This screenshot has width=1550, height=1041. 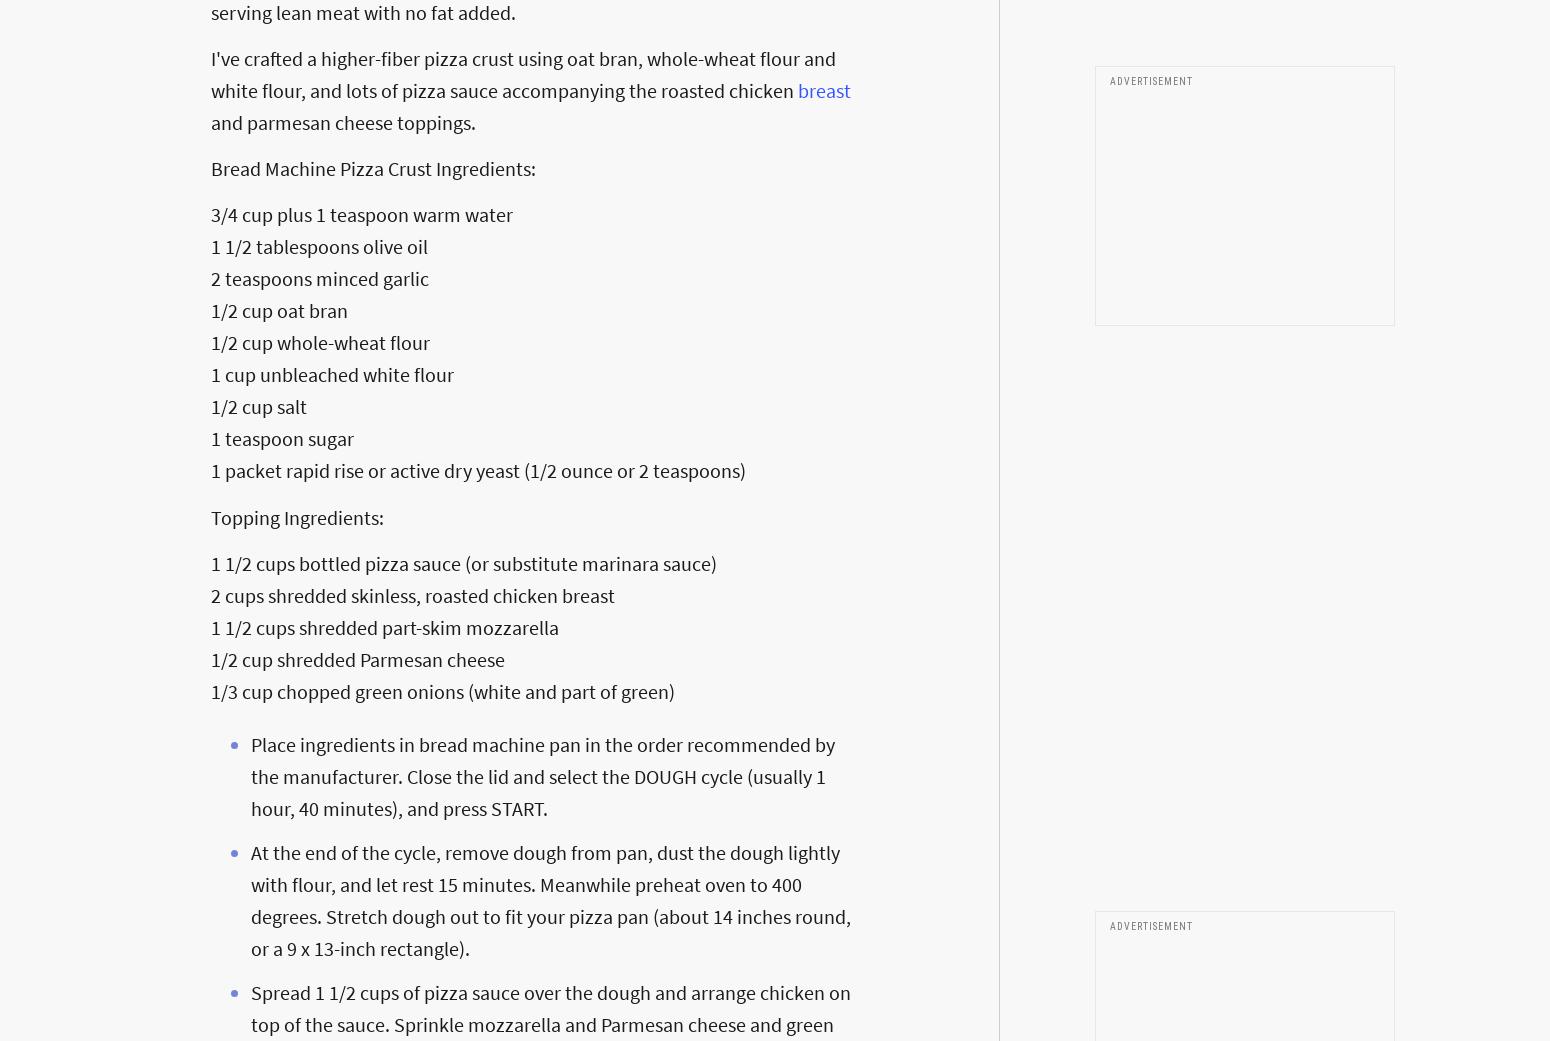 I want to click on 'and parmesan cheese toppings.', so click(x=342, y=121).